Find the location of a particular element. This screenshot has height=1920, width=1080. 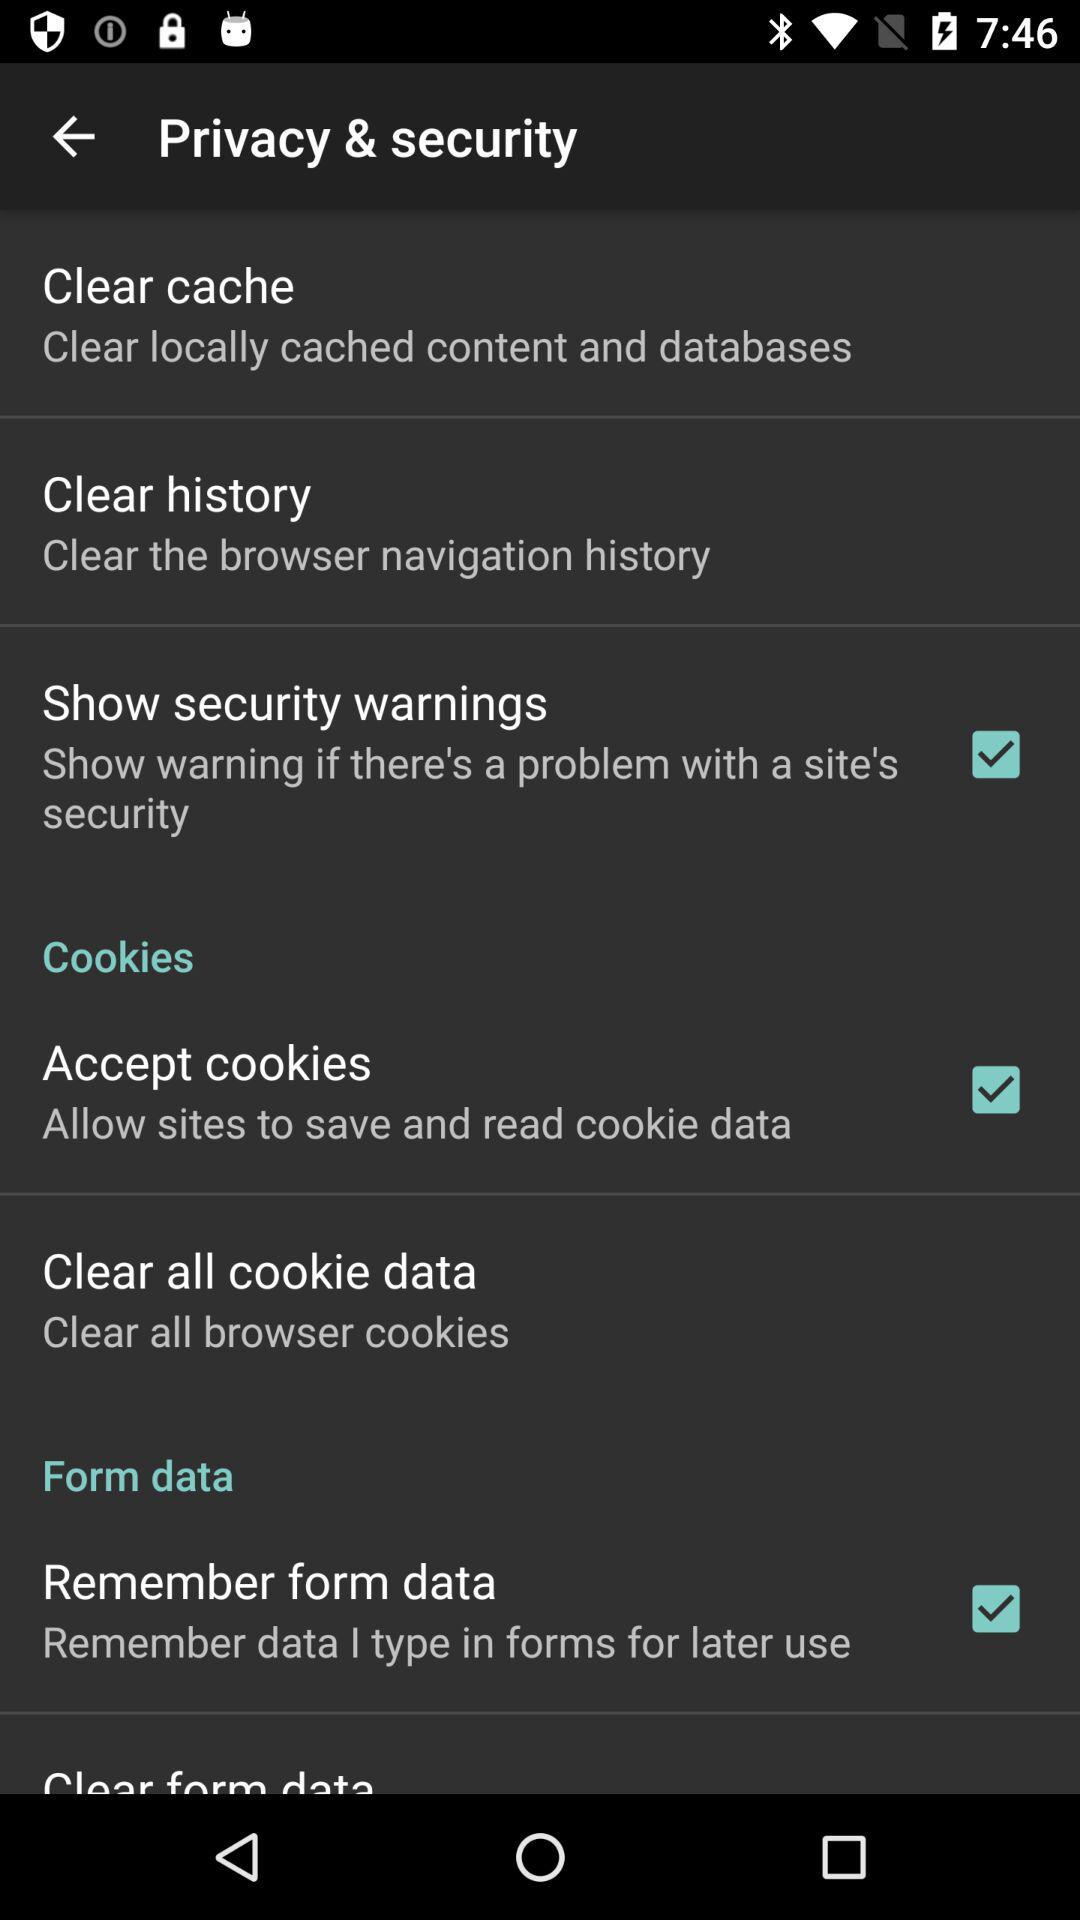

item above the allow sites to app is located at coordinates (207, 1060).